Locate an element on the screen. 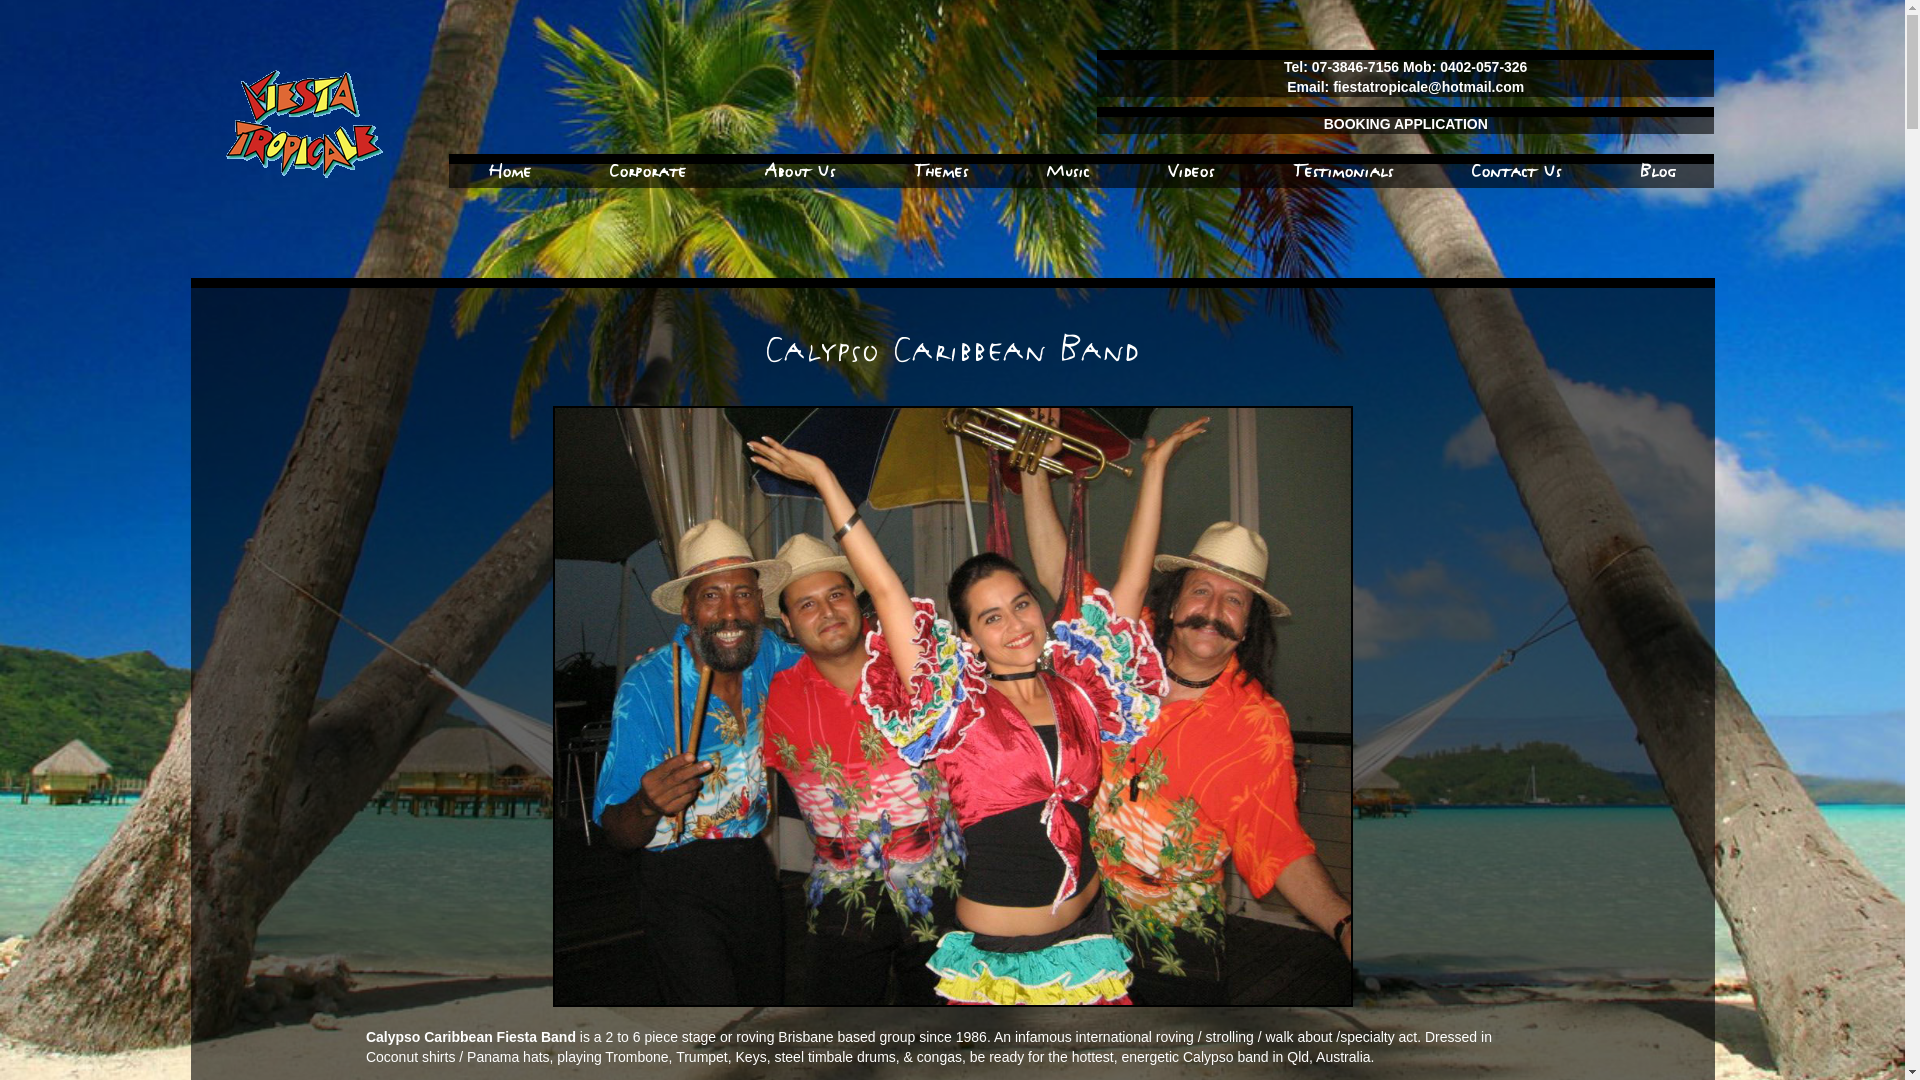 Image resolution: width=1920 pixels, height=1080 pixels. '0402-057-326' is located at coordinates (1483, 65).